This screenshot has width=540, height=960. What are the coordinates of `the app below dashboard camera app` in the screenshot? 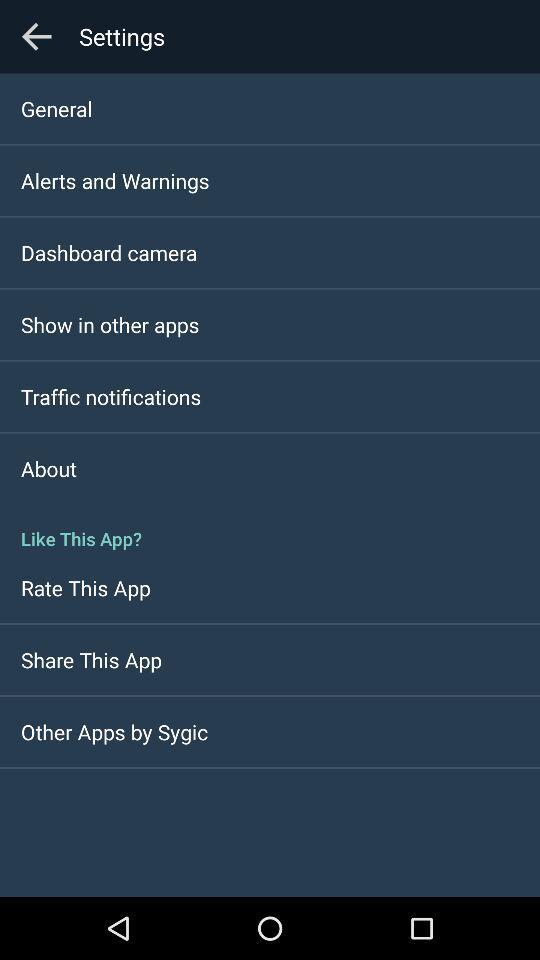 It's located at (110, 324).